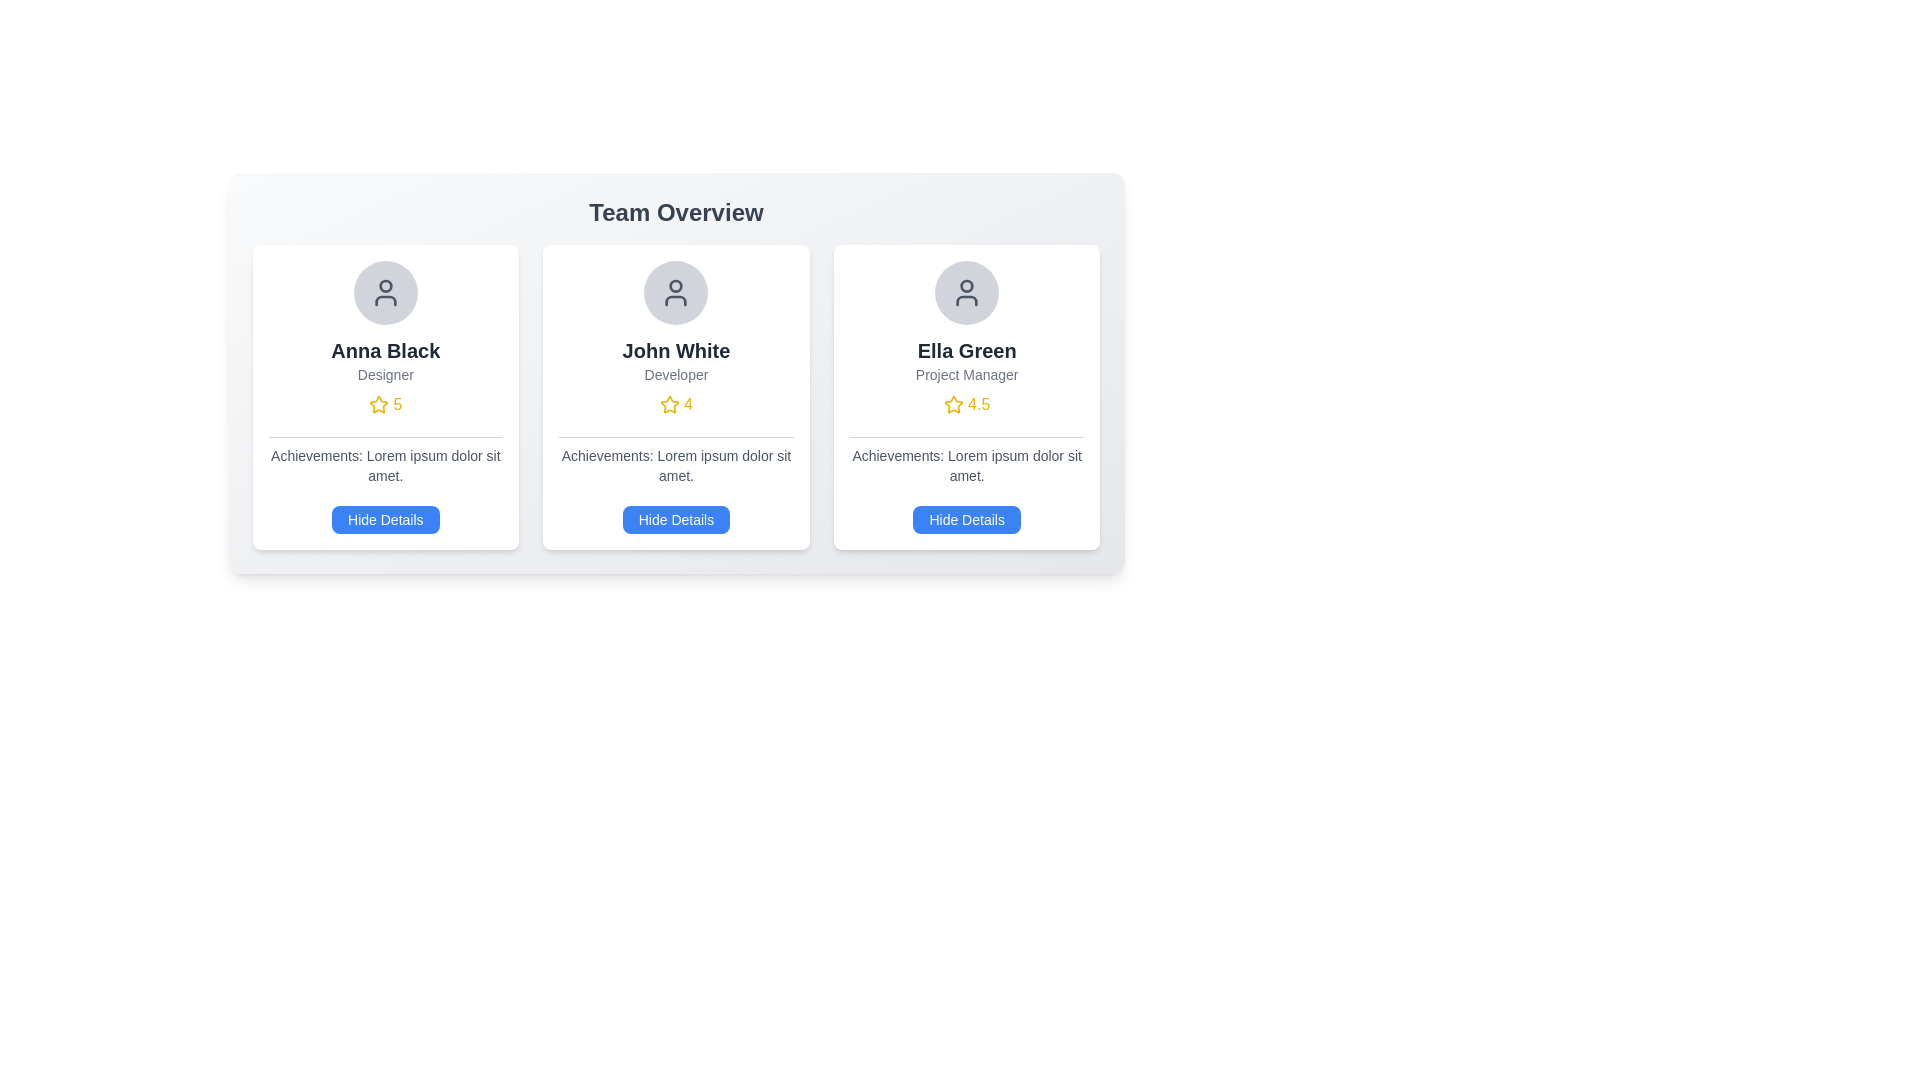 The image size is (1920, 1080). I want to click on the button located in the lower middle section of the card representing 'John White' to hide additional details about the entity, so click(676, 519).